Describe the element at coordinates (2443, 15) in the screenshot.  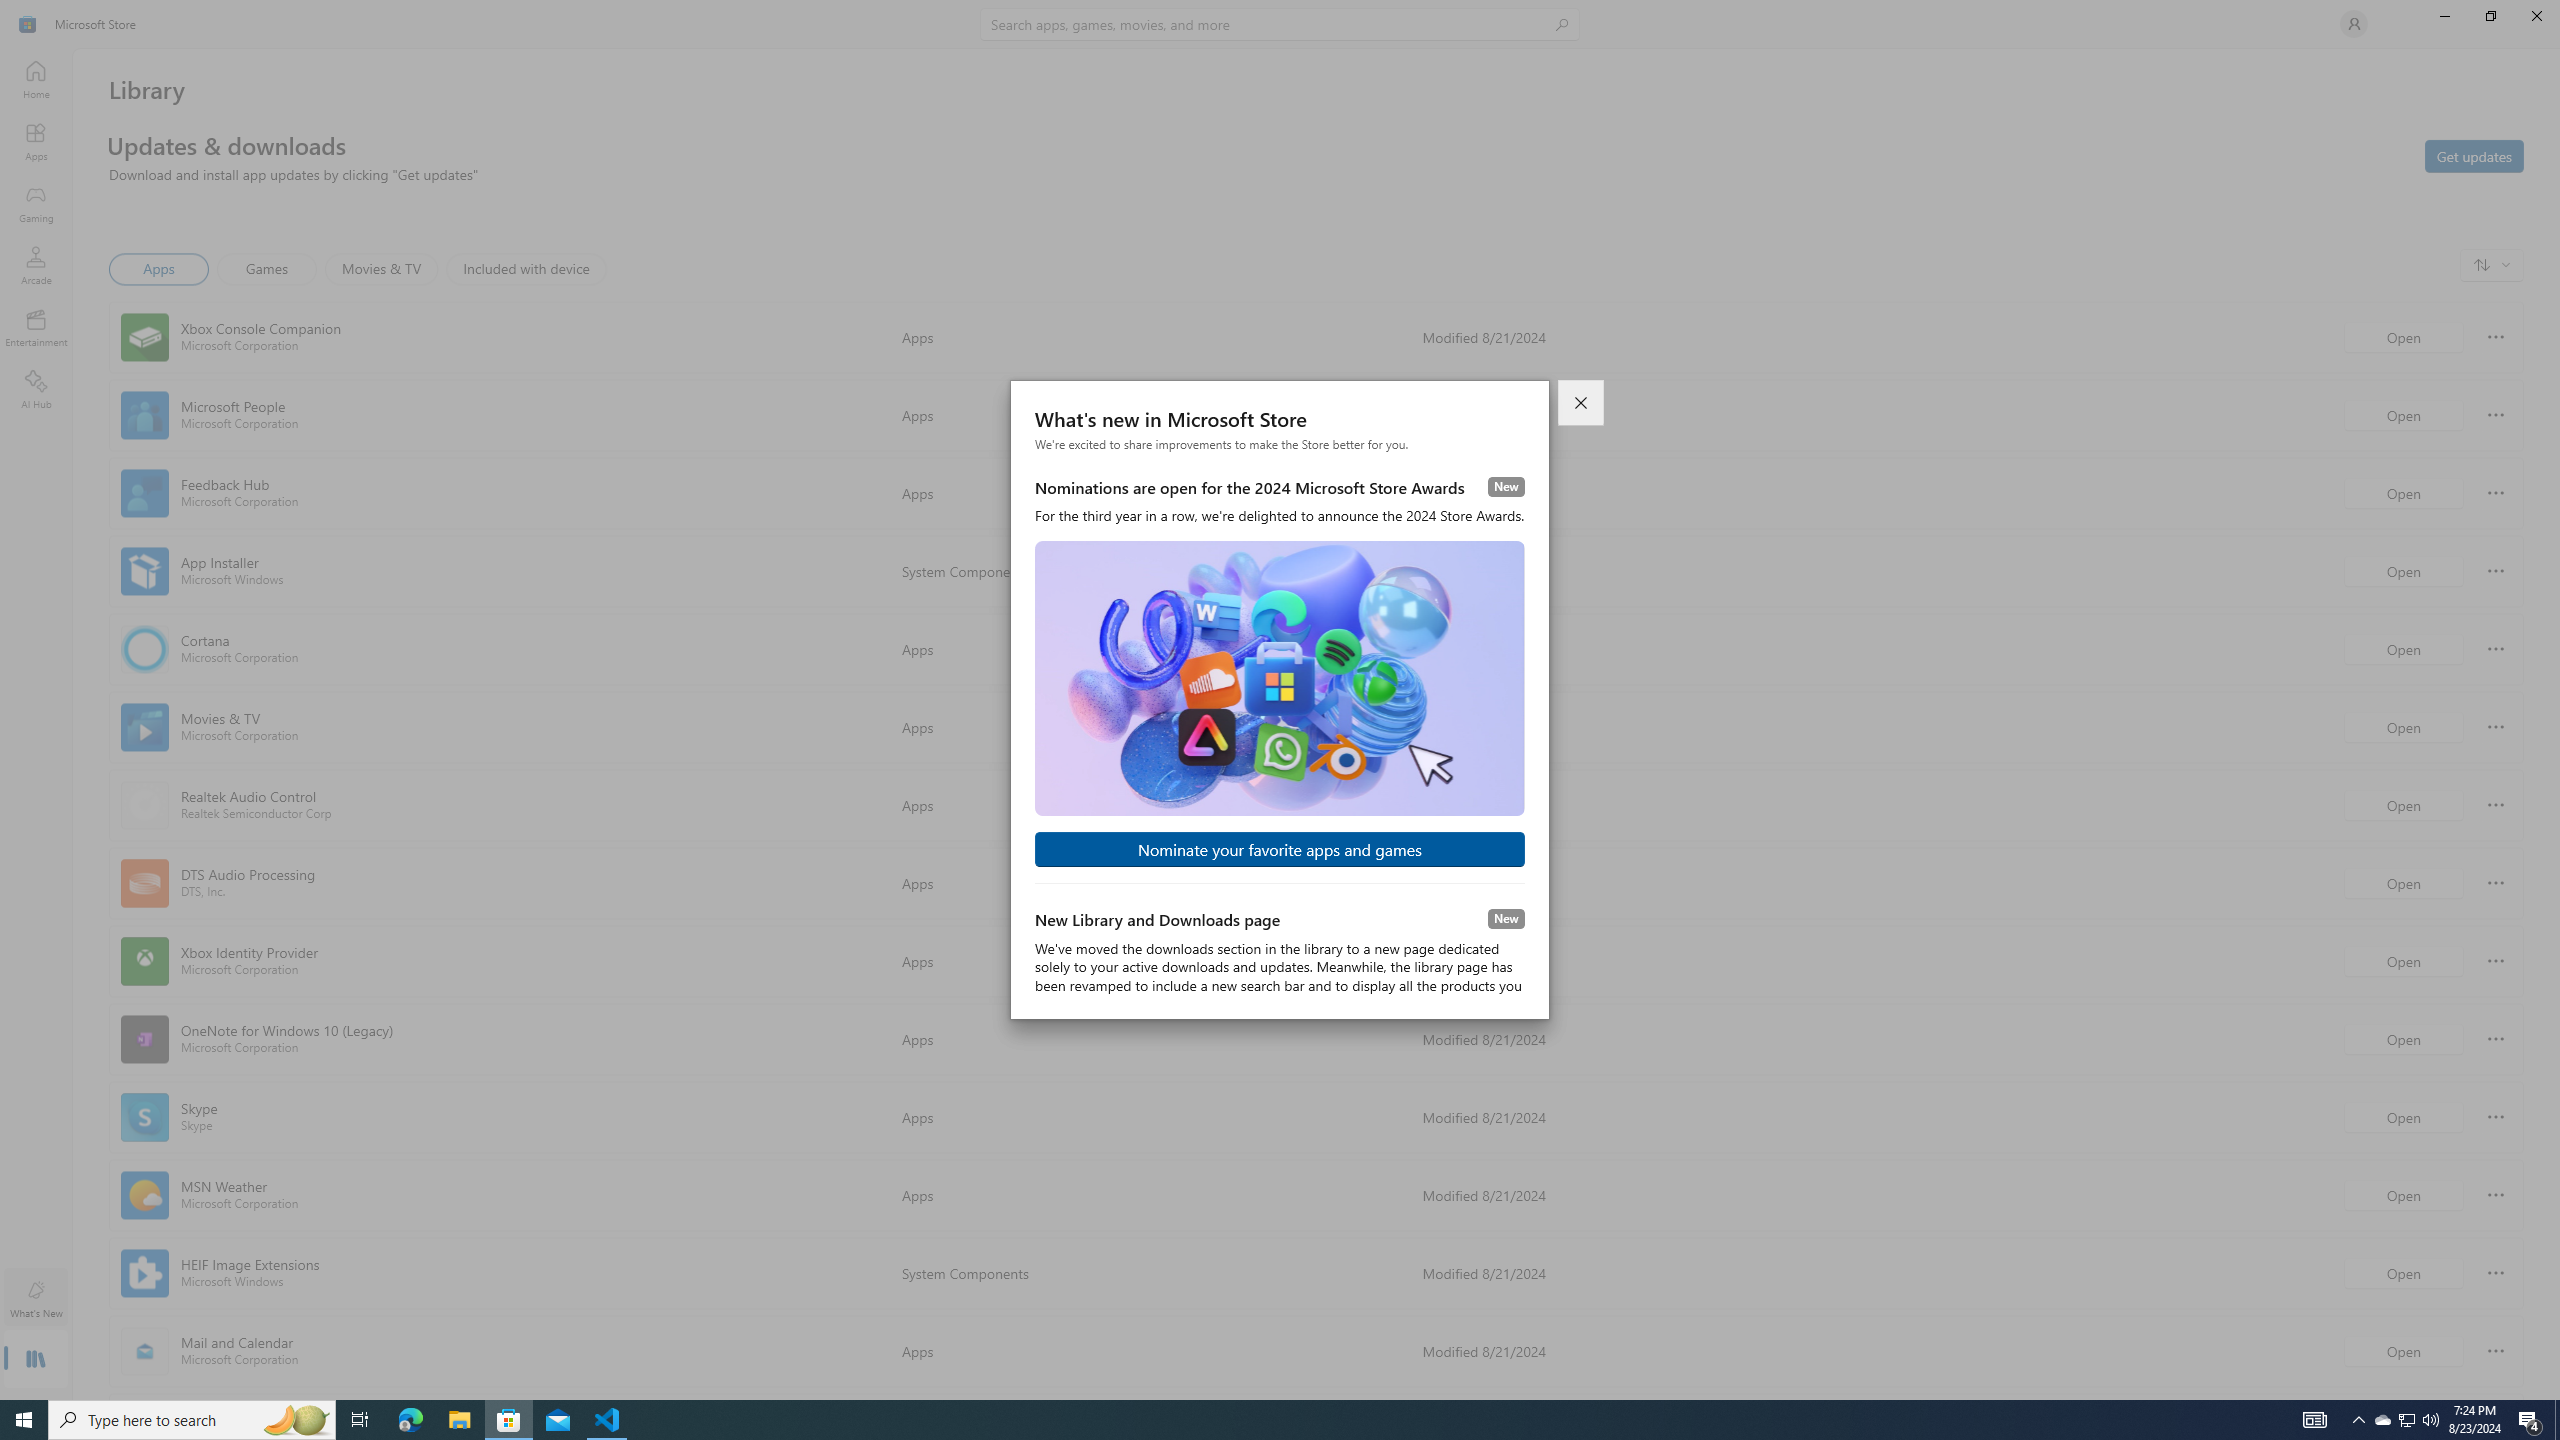
I see `'Minimize Microsoft Store'` at that location.